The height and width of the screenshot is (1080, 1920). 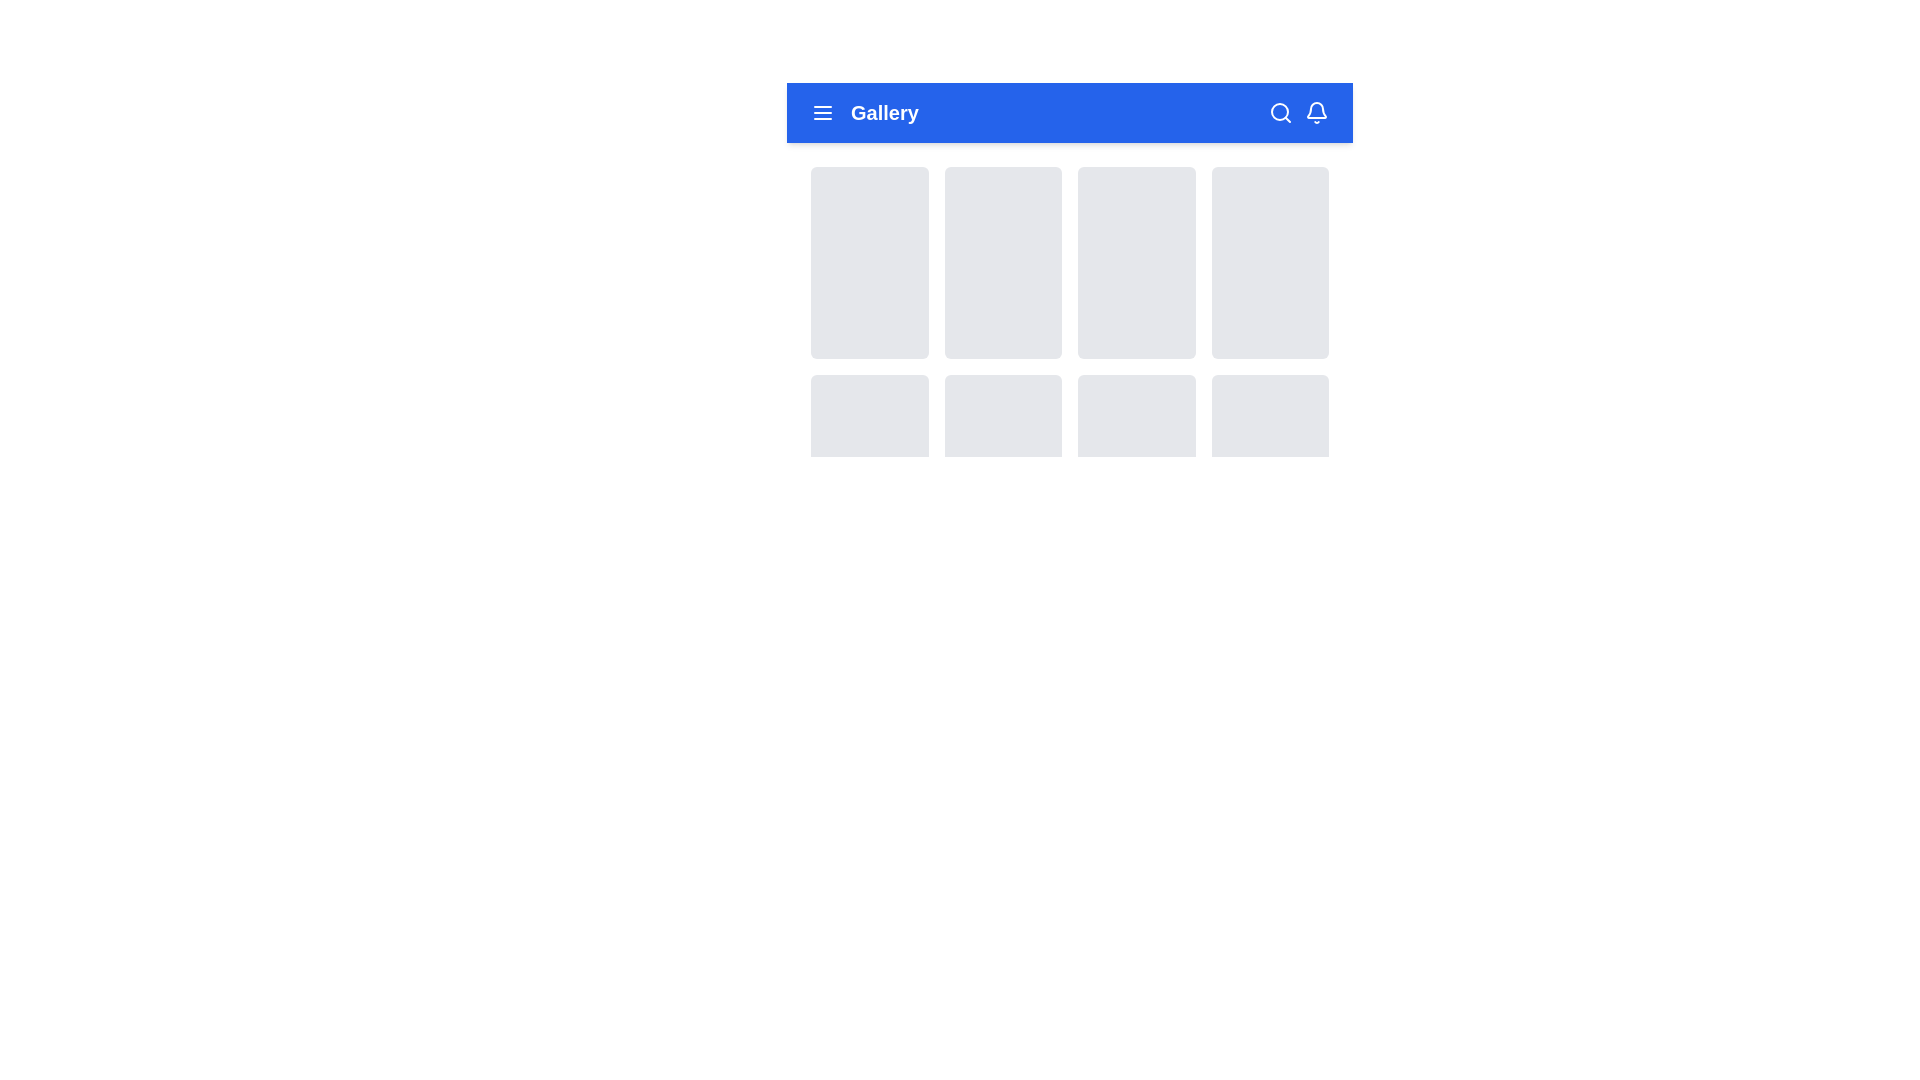 What do you see at coordinates (883, 112) in the screenshot?
I see `the 'Gallery' label in the blue navigation bar, which is located to the right of the hamburger menu icon` at bounding box center [883, 112].